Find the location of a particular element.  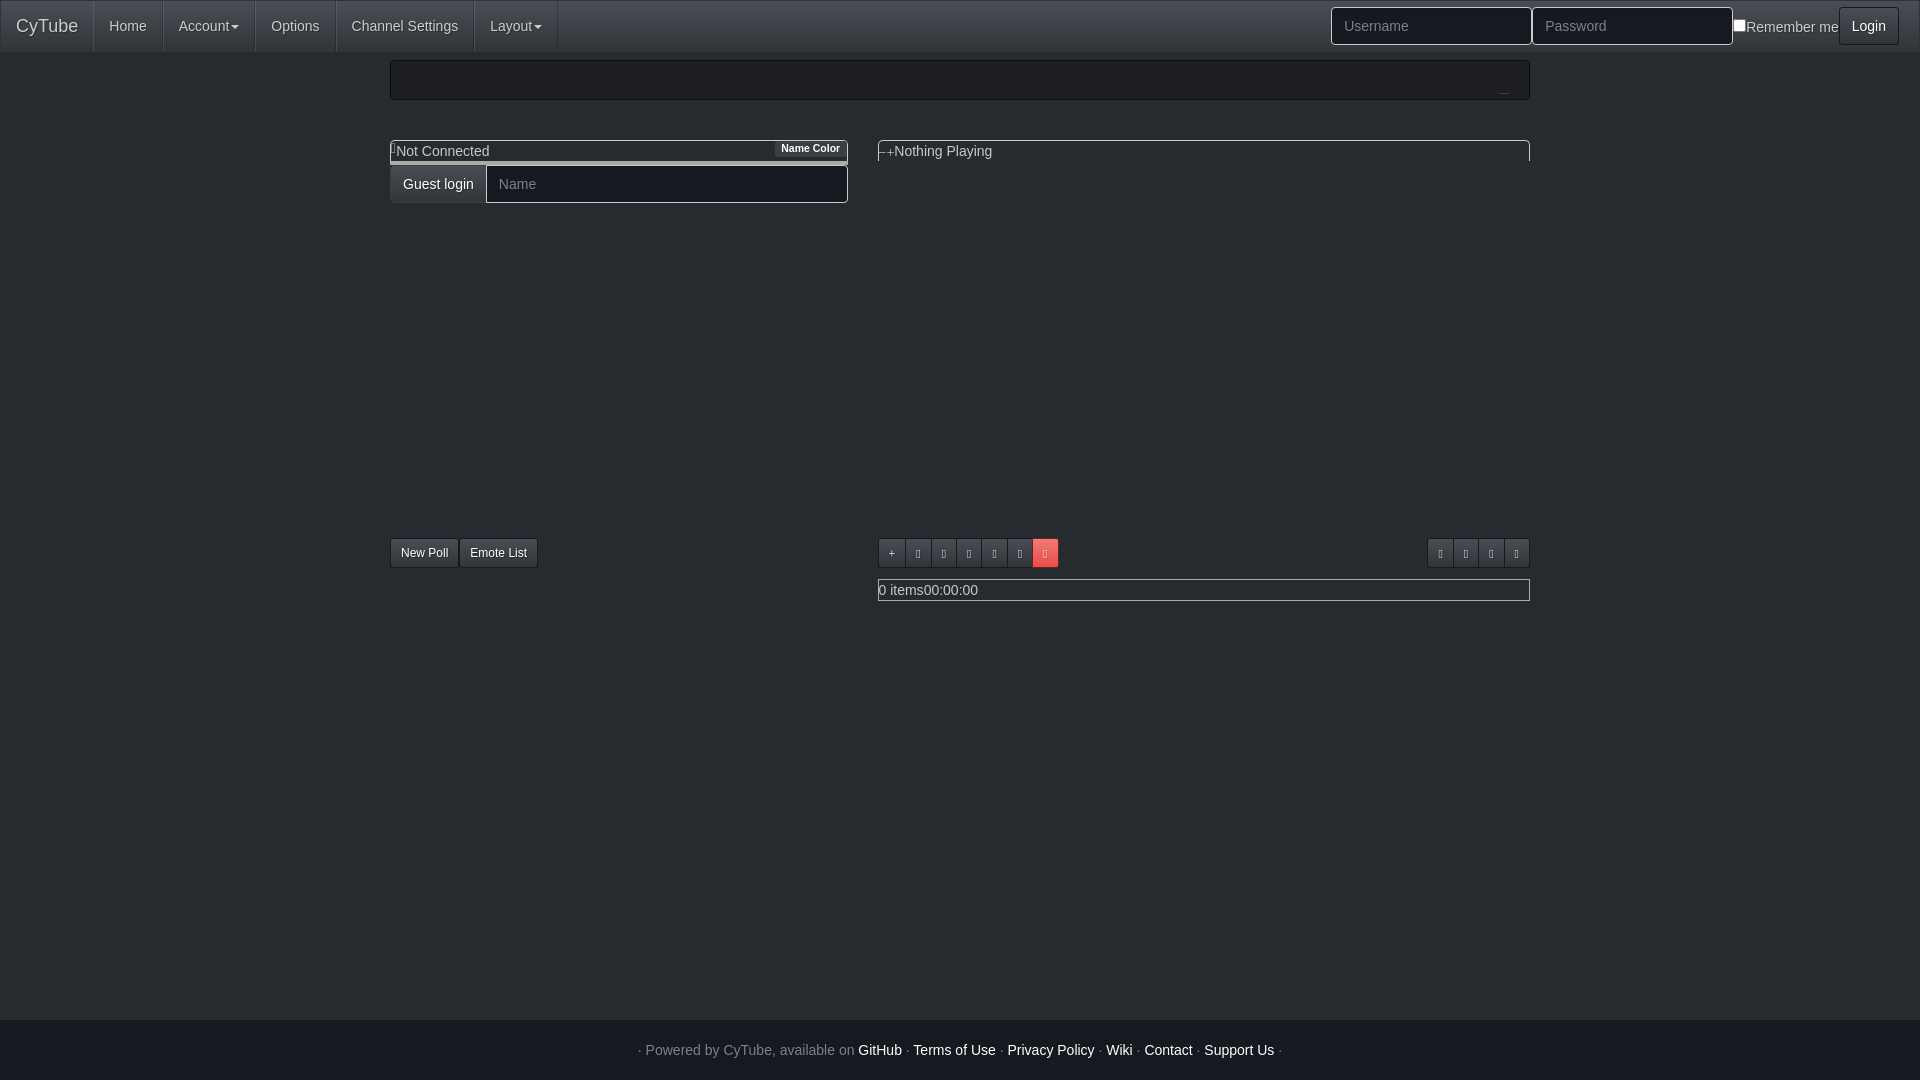

'Layout' is located at coordinates (516, 26).